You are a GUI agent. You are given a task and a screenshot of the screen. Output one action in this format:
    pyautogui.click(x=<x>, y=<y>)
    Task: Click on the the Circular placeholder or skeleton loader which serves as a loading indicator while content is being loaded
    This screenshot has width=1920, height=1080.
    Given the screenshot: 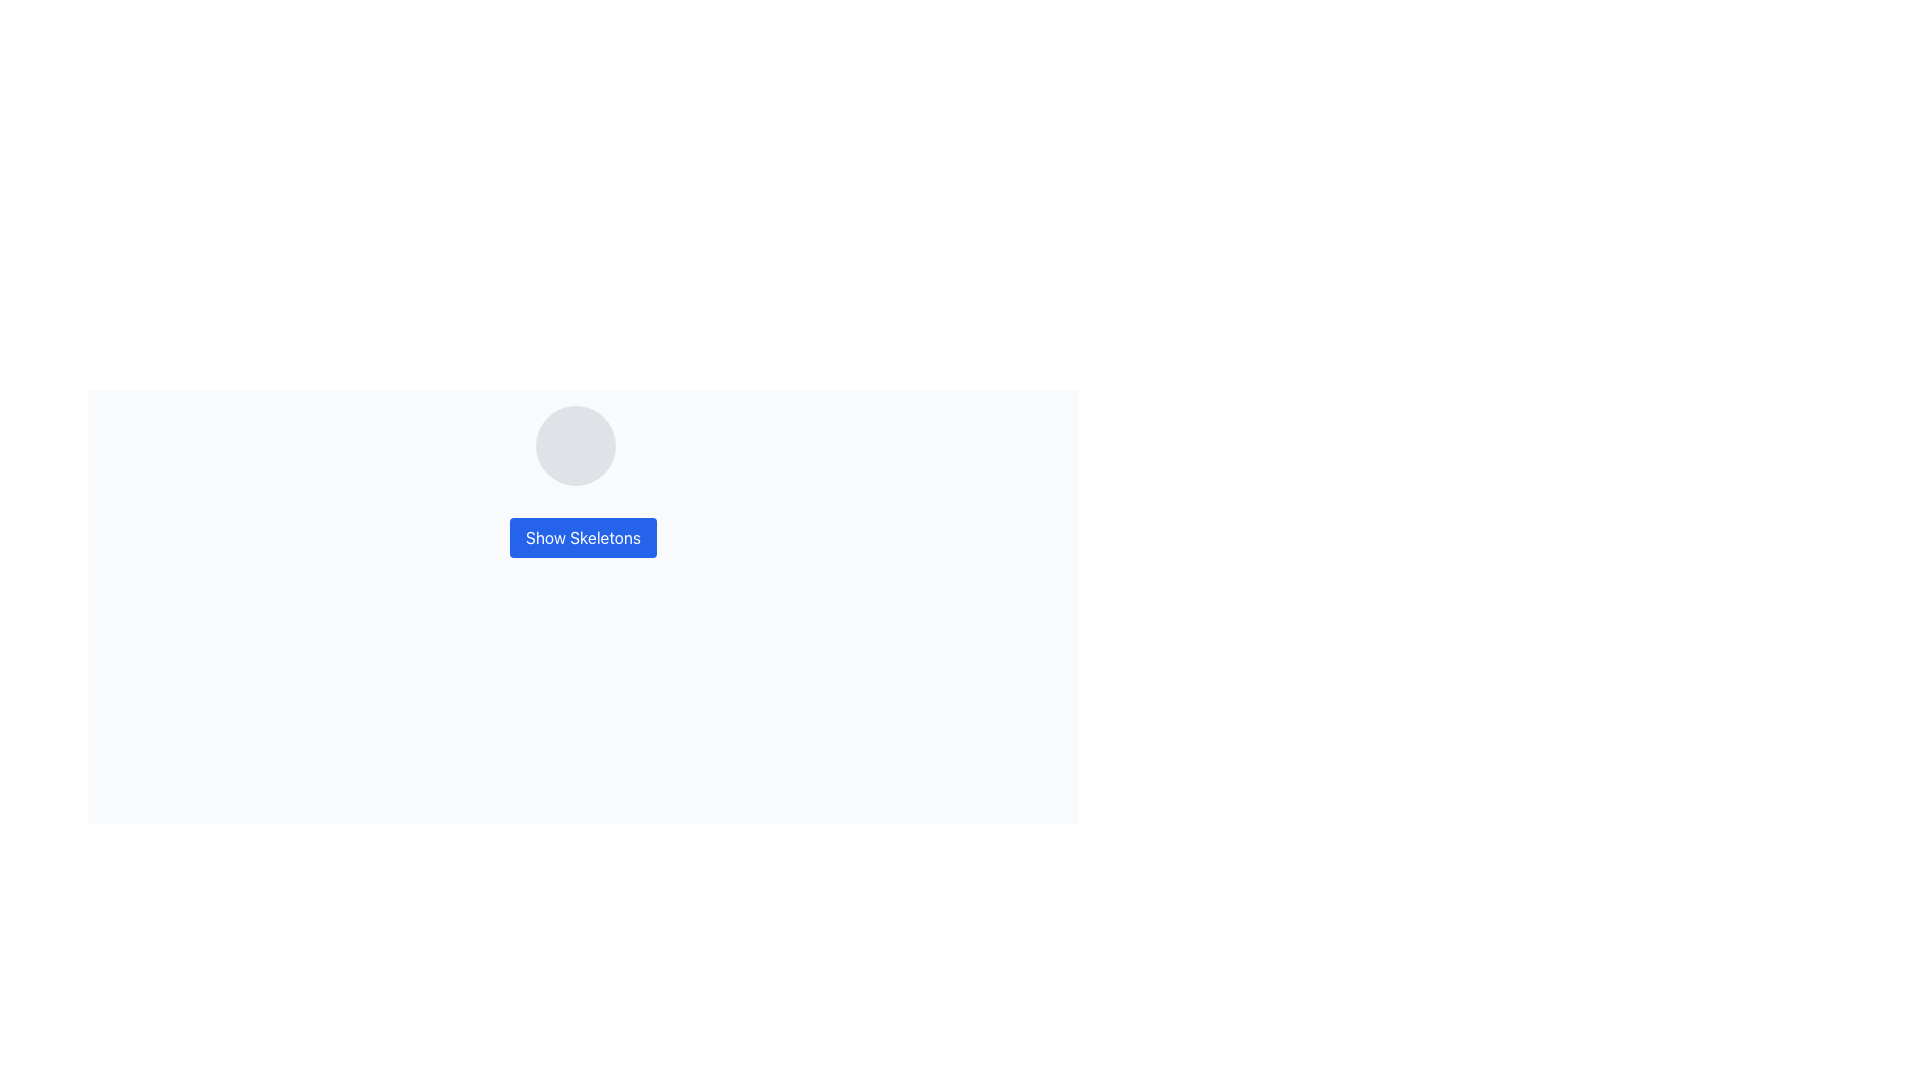 What is the action you would take?
    pyautogui.click(x=574, y=445)
    